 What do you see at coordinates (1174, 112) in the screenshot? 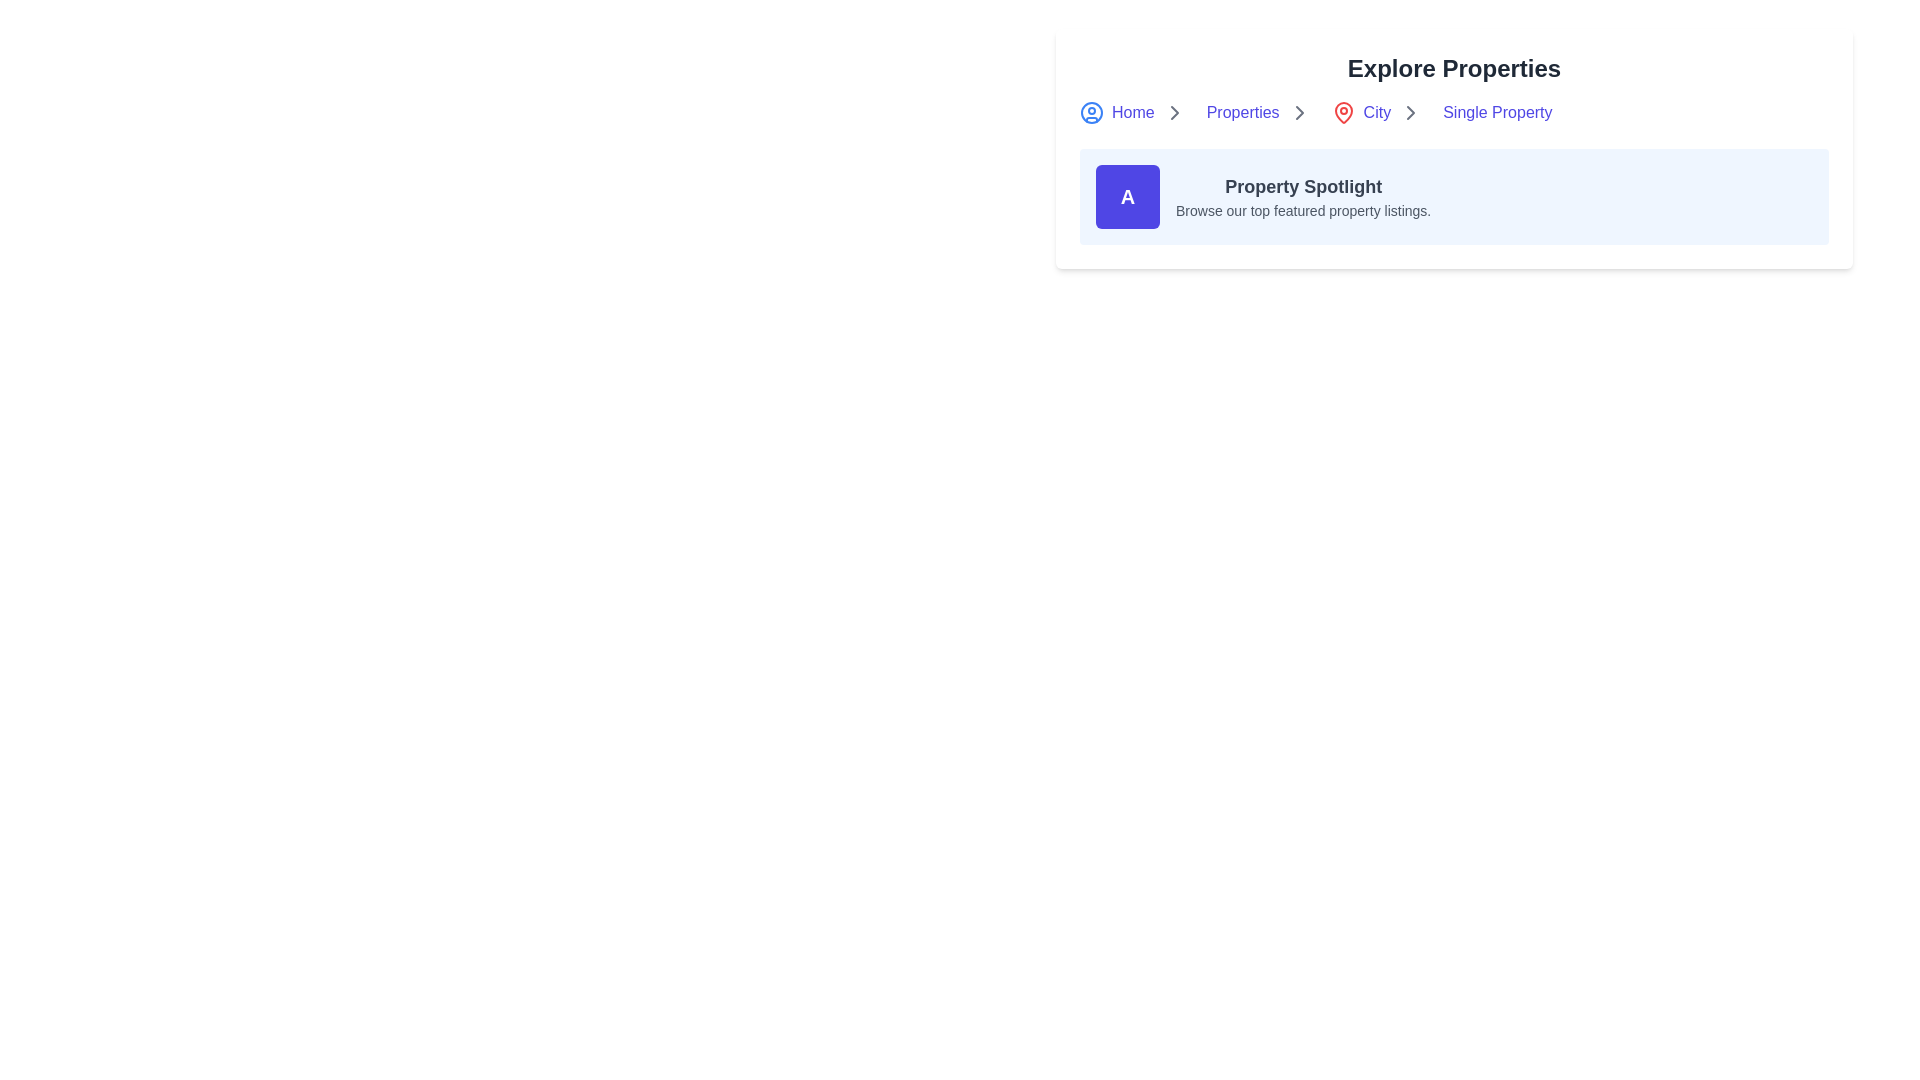
I see `the second chevron icon in the breadcrumb navigation bar, located between 'Home' and 'Properties'` at bounding box center [1174, 112].